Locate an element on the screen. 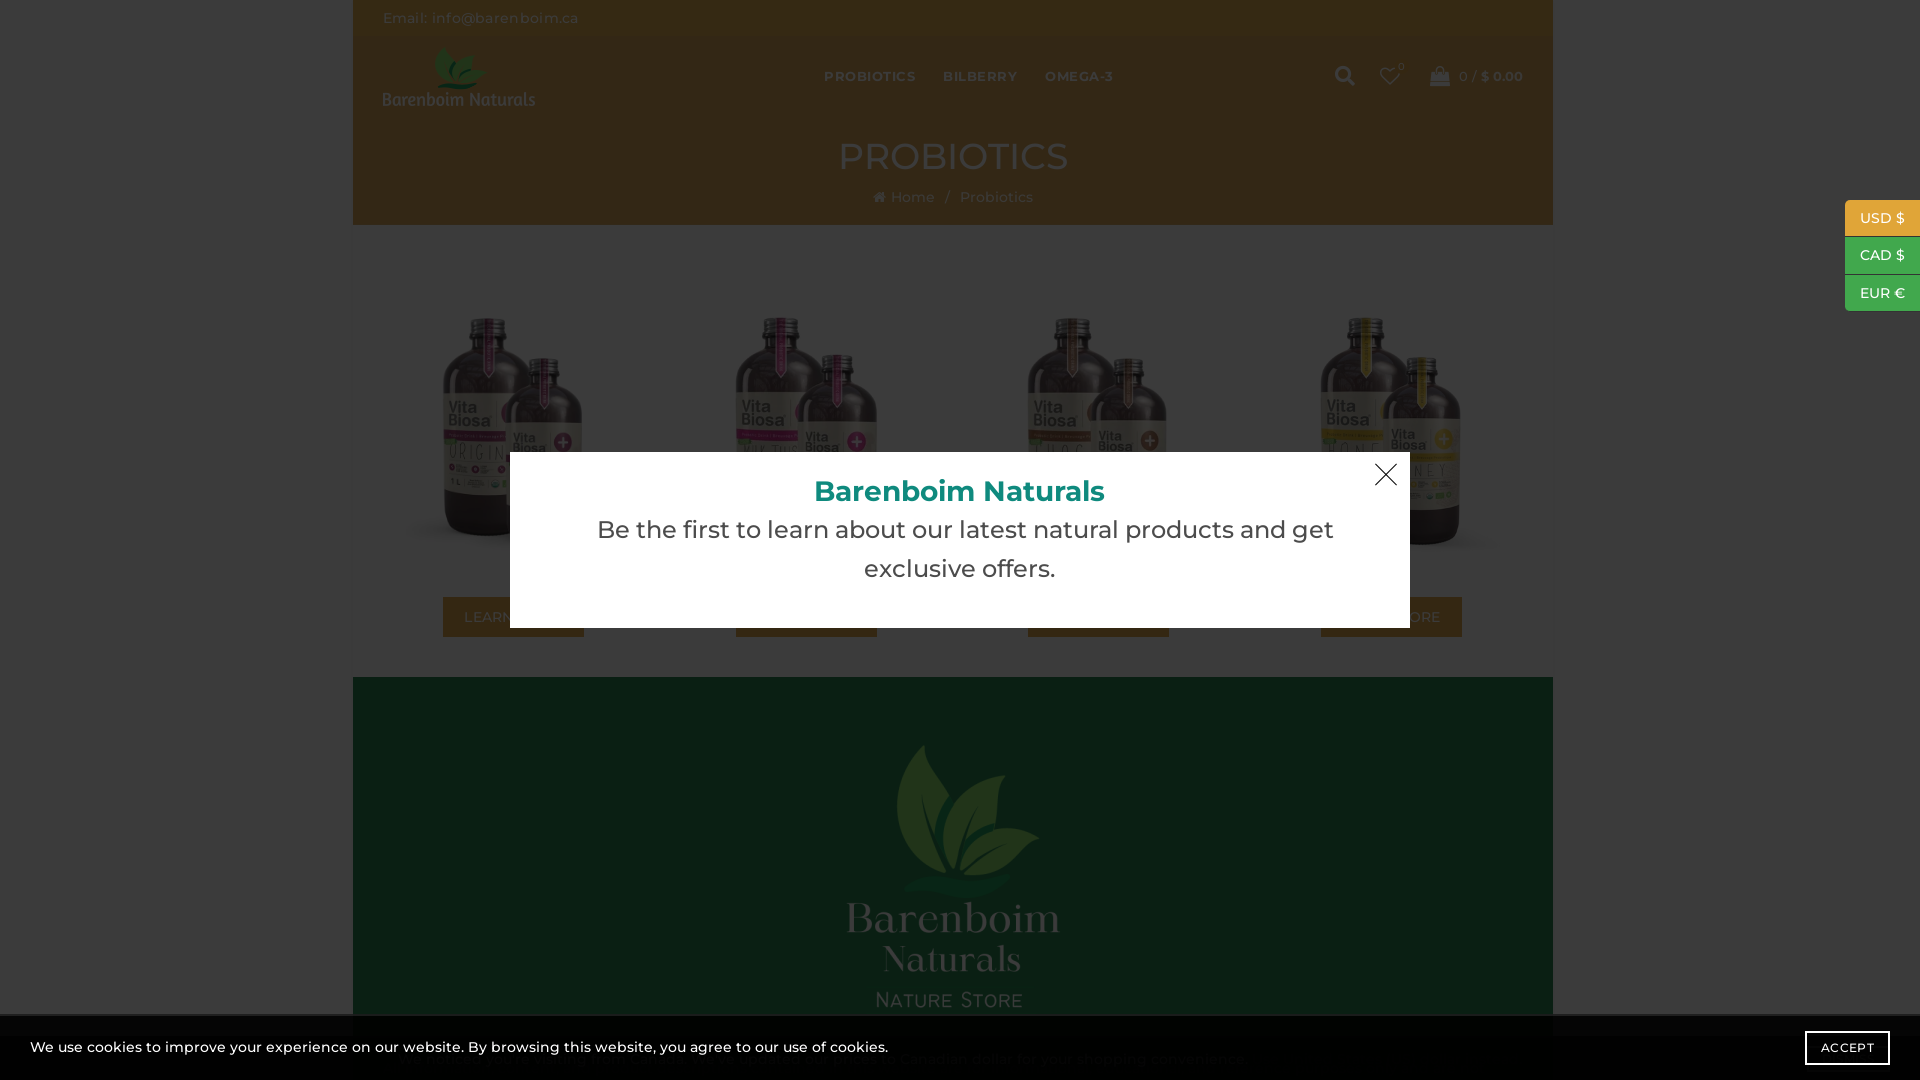  'PROBIOTICS' is located at coordinates (811, 75).